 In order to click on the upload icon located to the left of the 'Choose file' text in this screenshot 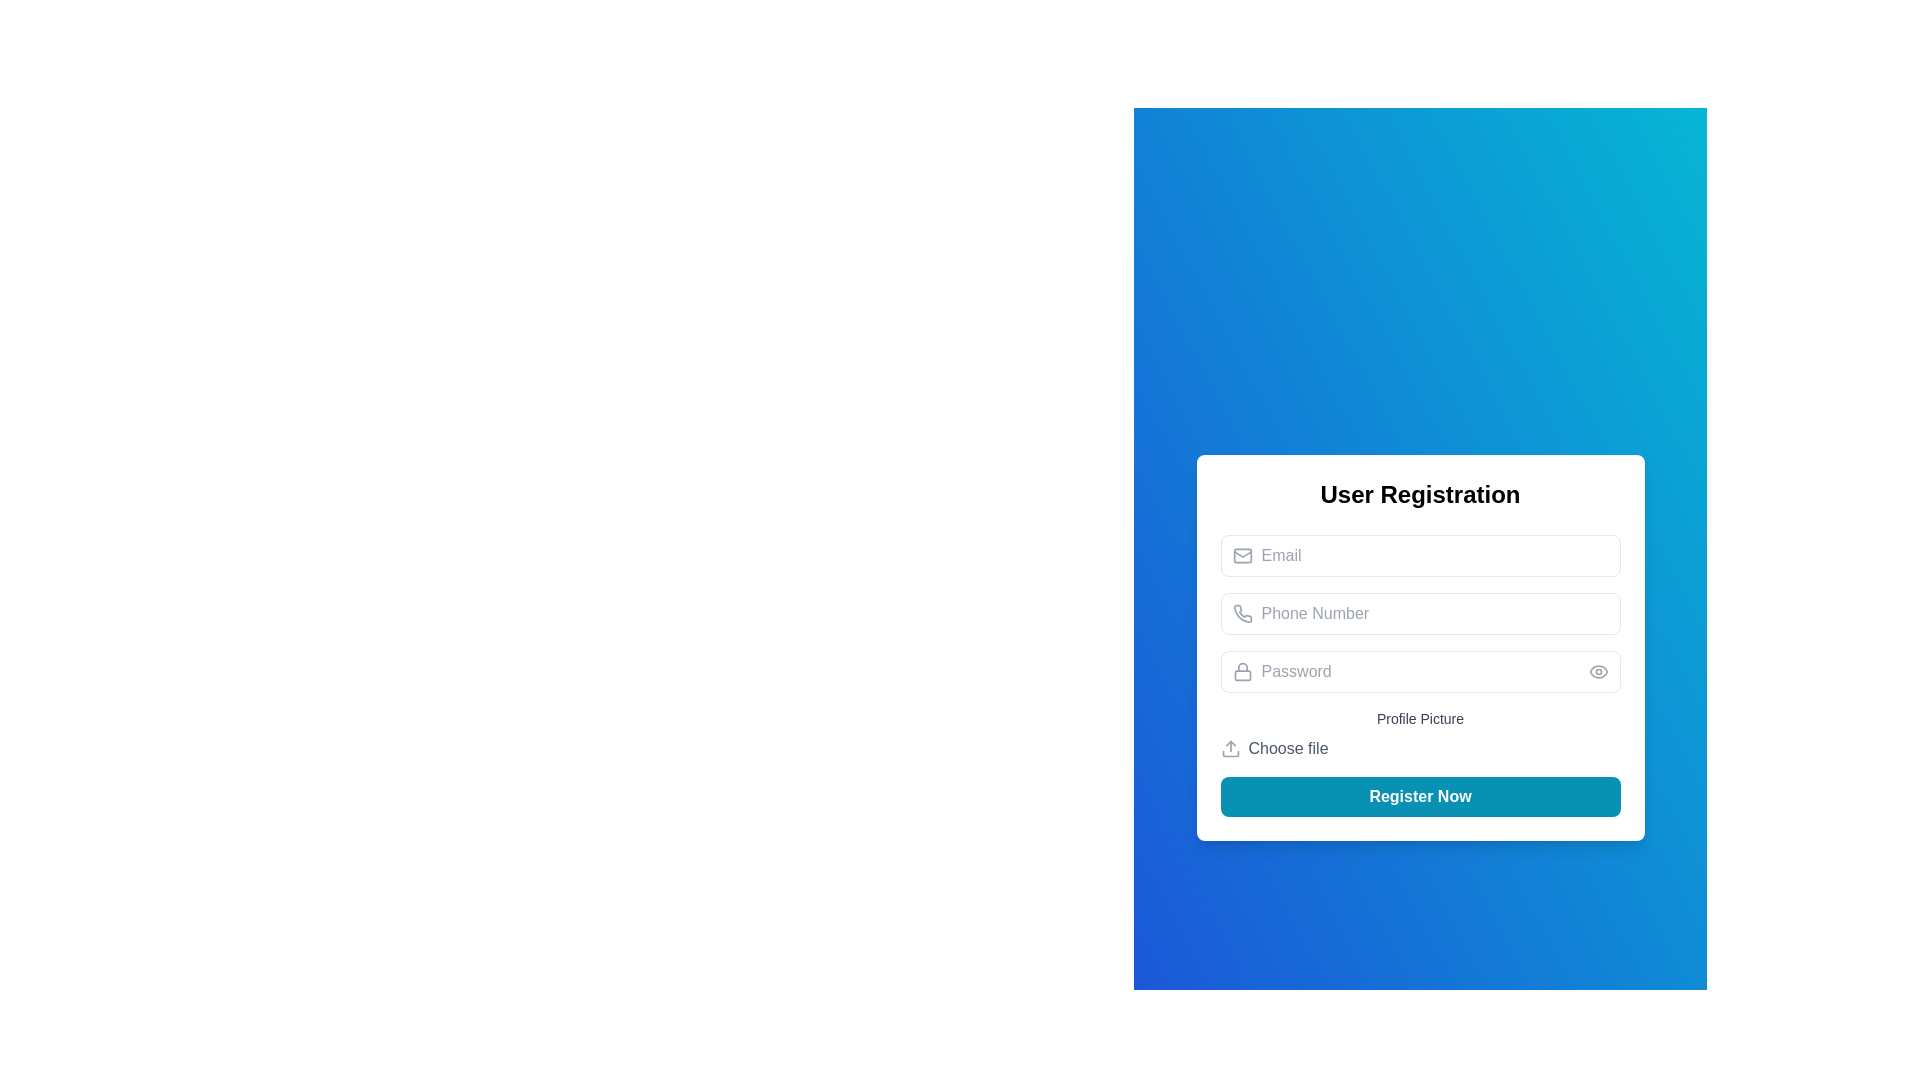, I will do `click(1229, 748)`.